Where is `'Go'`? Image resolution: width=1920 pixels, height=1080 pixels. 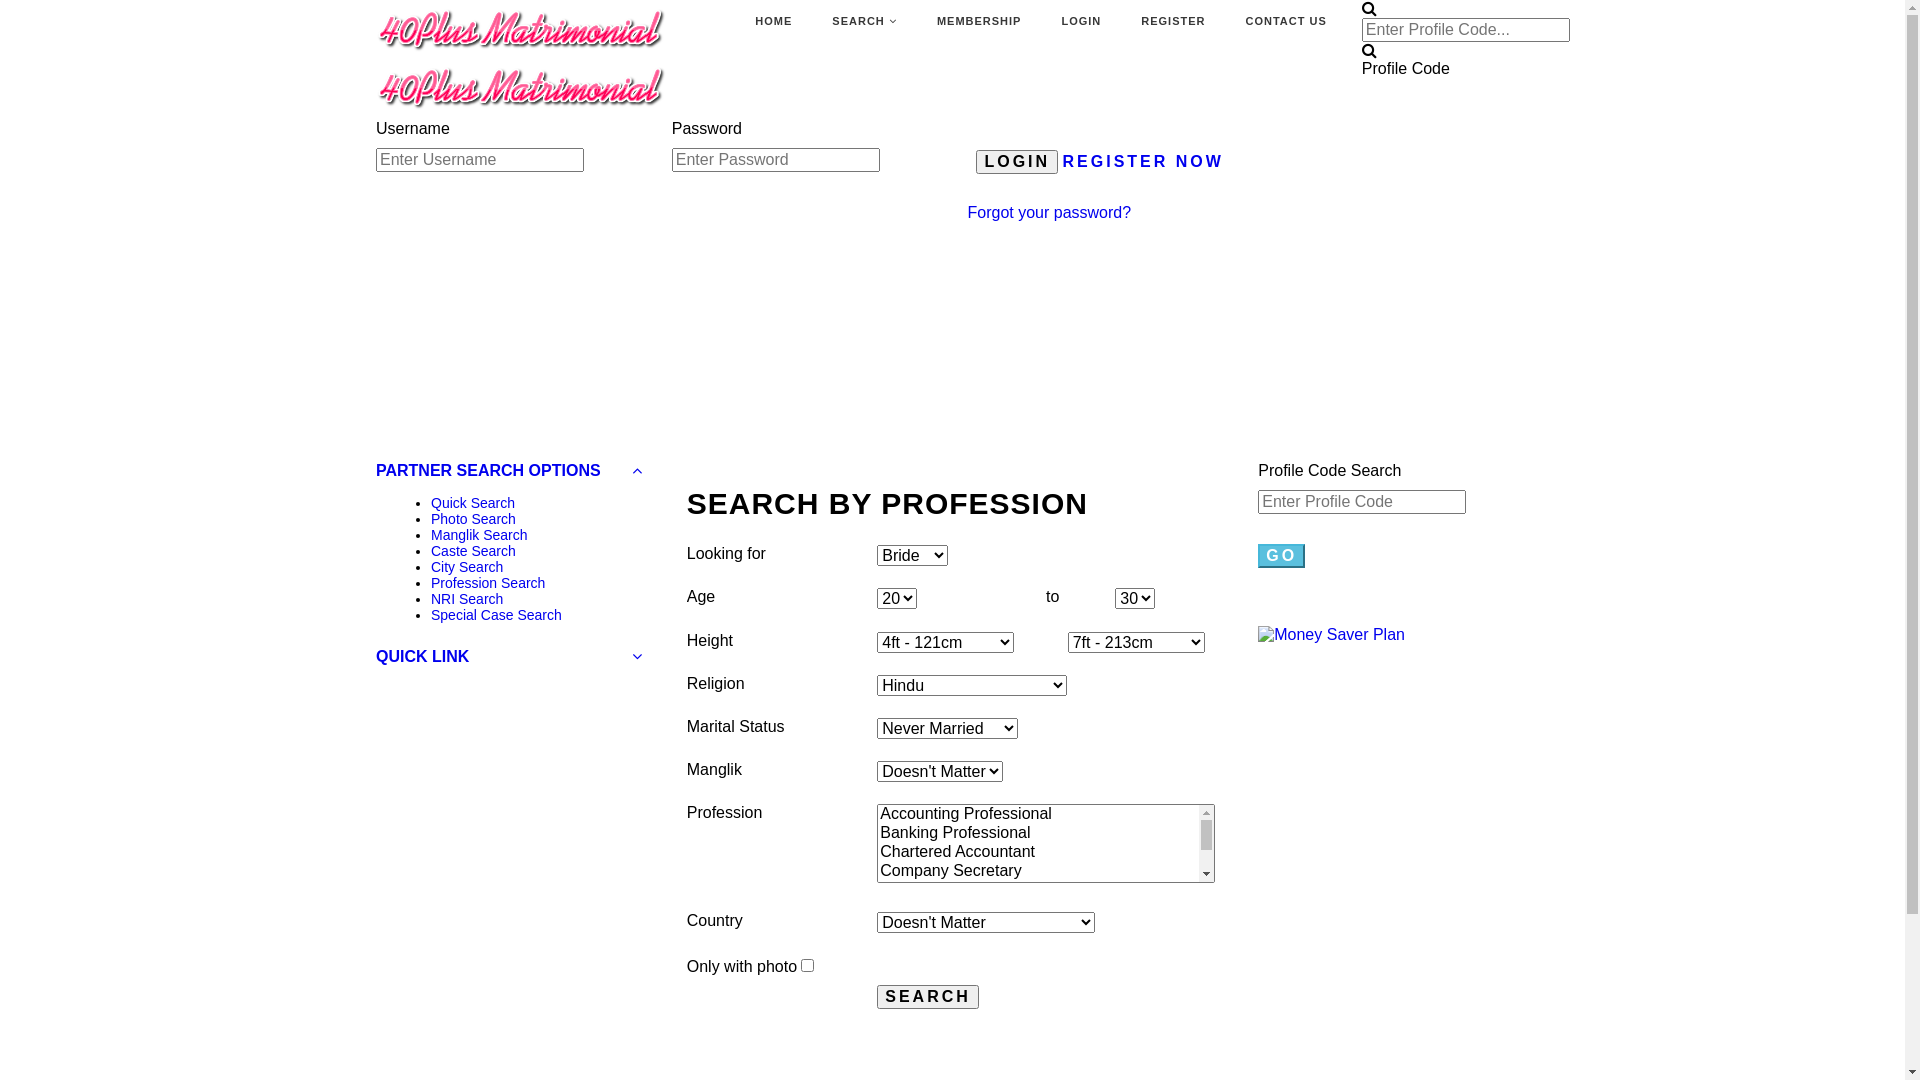 'Go' is located at coordinates (1281, 555).